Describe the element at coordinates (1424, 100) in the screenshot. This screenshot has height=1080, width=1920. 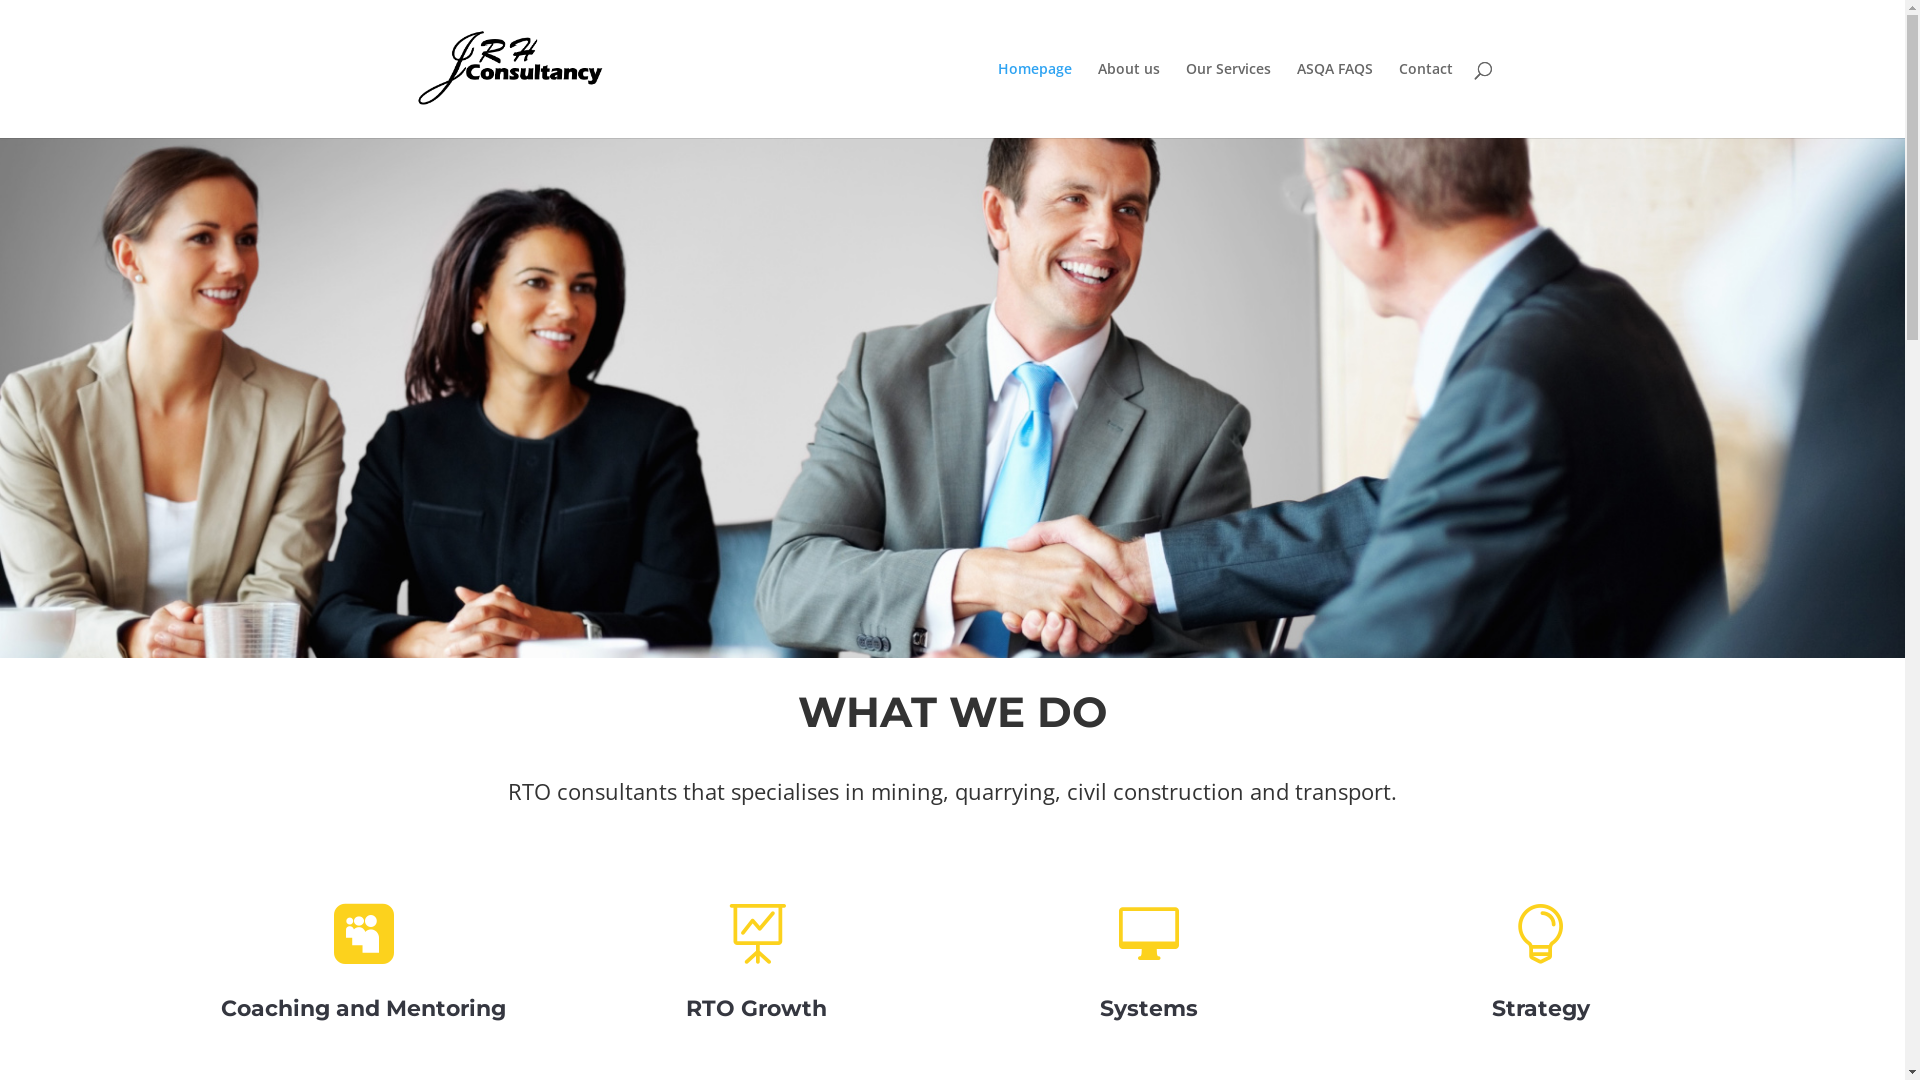
I see `'Contact'` at that location.